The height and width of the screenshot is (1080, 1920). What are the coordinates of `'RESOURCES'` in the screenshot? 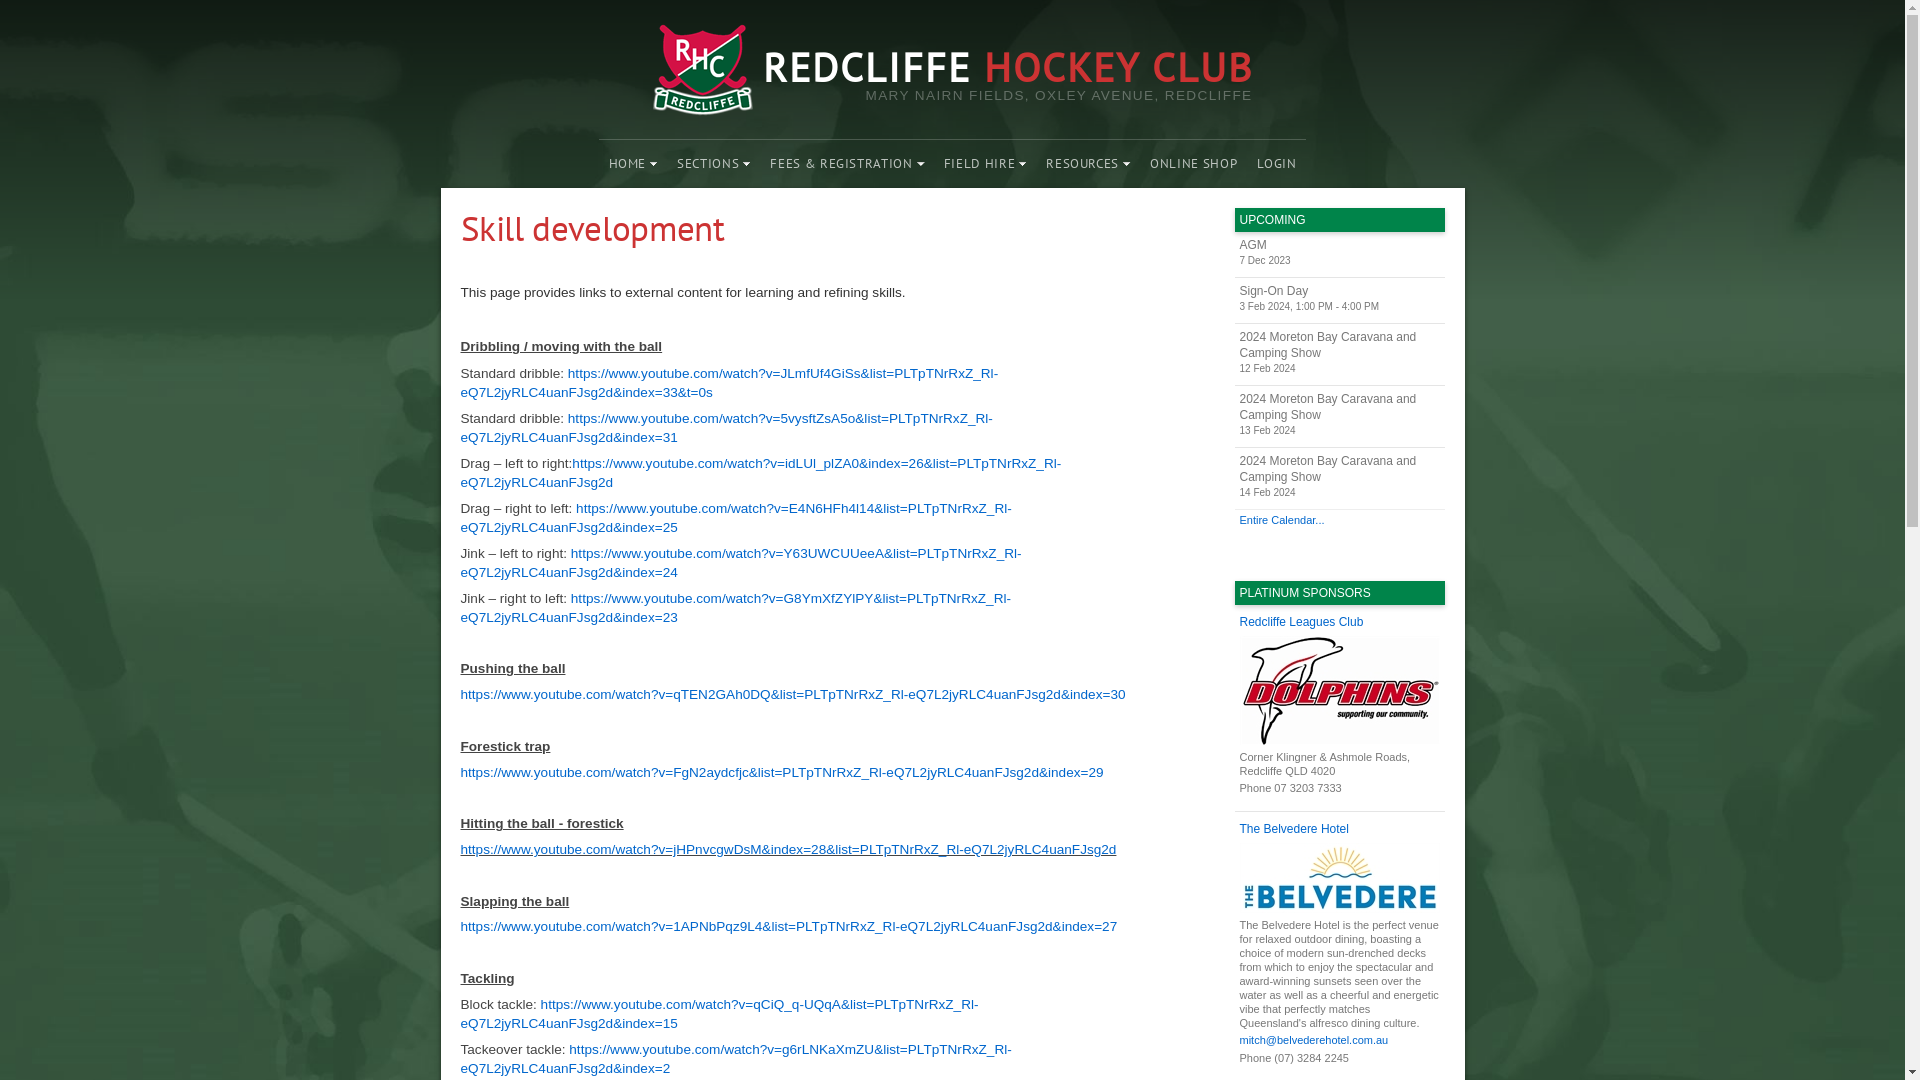 It's located at (1087, 163).